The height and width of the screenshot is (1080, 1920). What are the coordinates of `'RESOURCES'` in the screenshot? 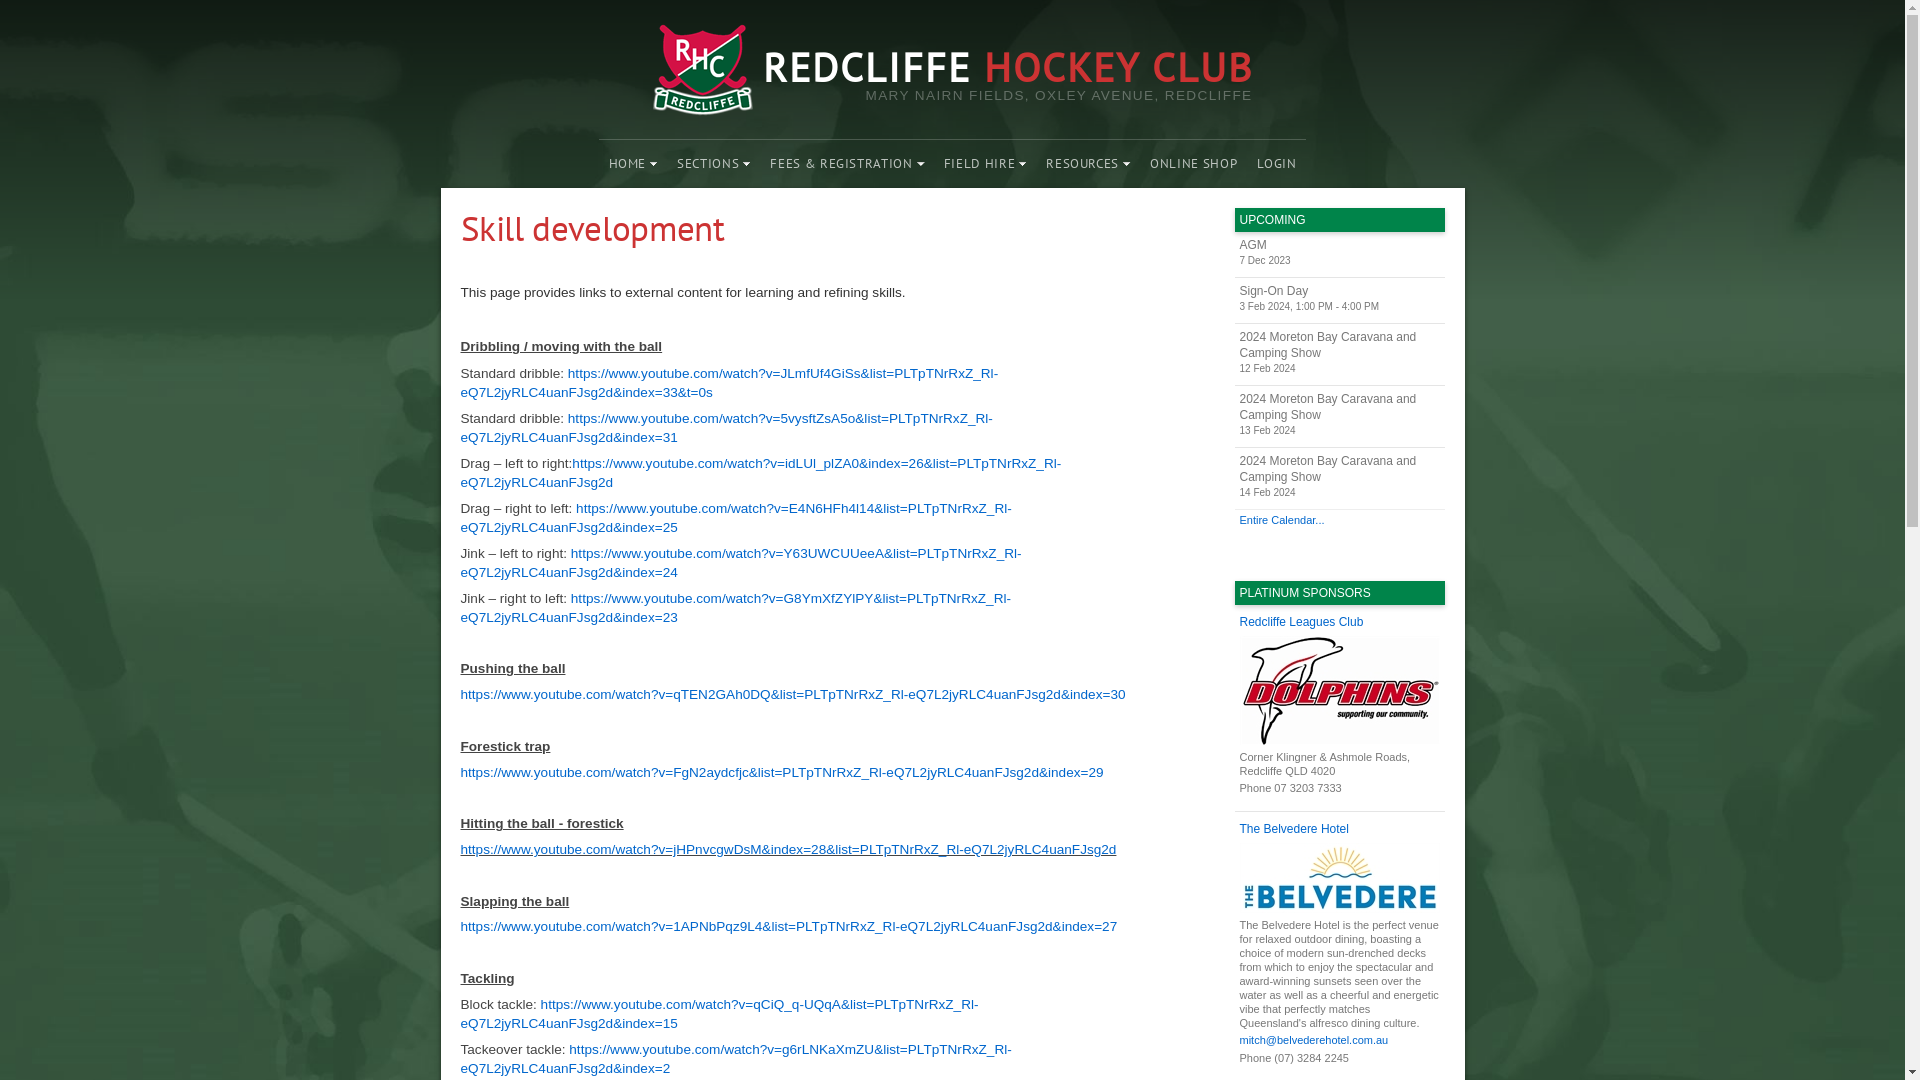 It's located at (1087, 163).